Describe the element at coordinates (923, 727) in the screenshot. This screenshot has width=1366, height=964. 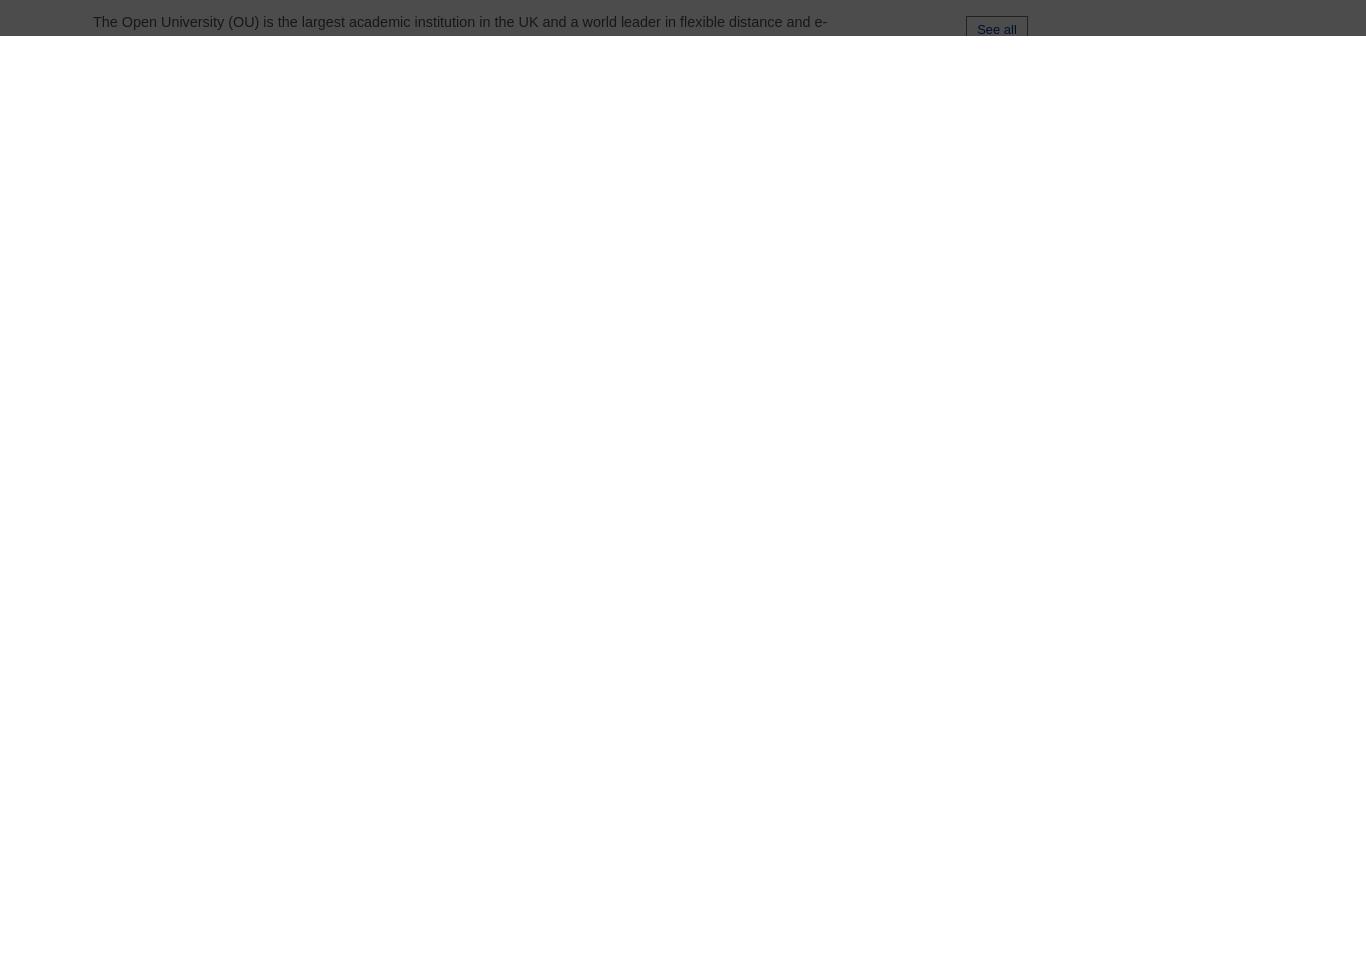
I see `'Masters in Mathematics (MSc)'` at that location.